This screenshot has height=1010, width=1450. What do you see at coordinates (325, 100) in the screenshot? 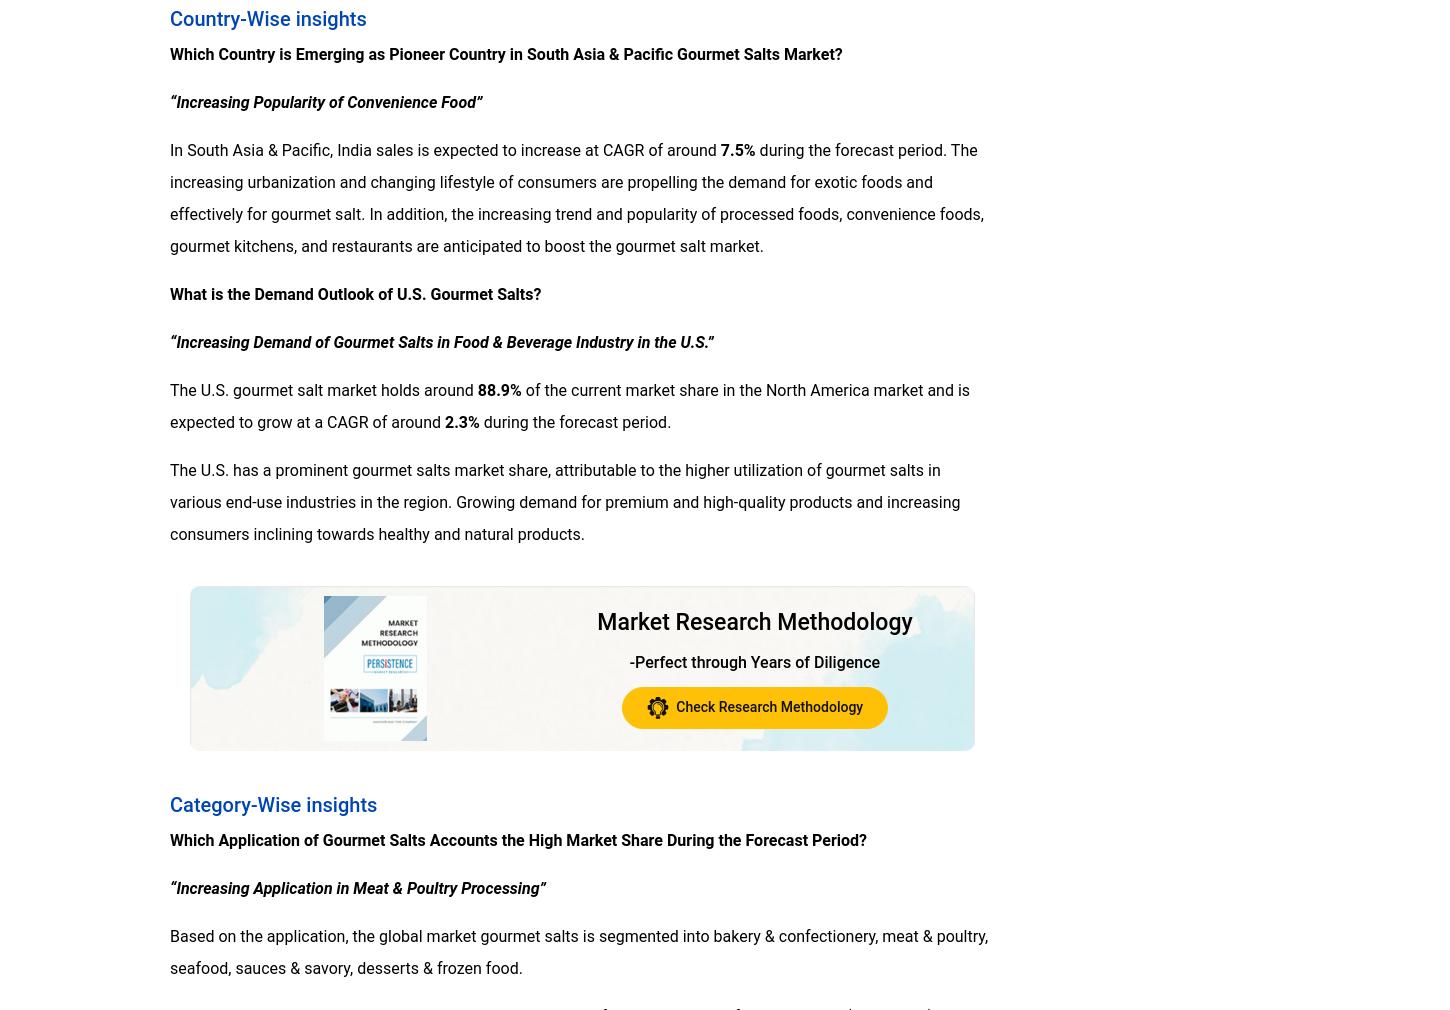
I see `'Increasing Popularity of Convenience Food'` at bounding box center [325, 100].